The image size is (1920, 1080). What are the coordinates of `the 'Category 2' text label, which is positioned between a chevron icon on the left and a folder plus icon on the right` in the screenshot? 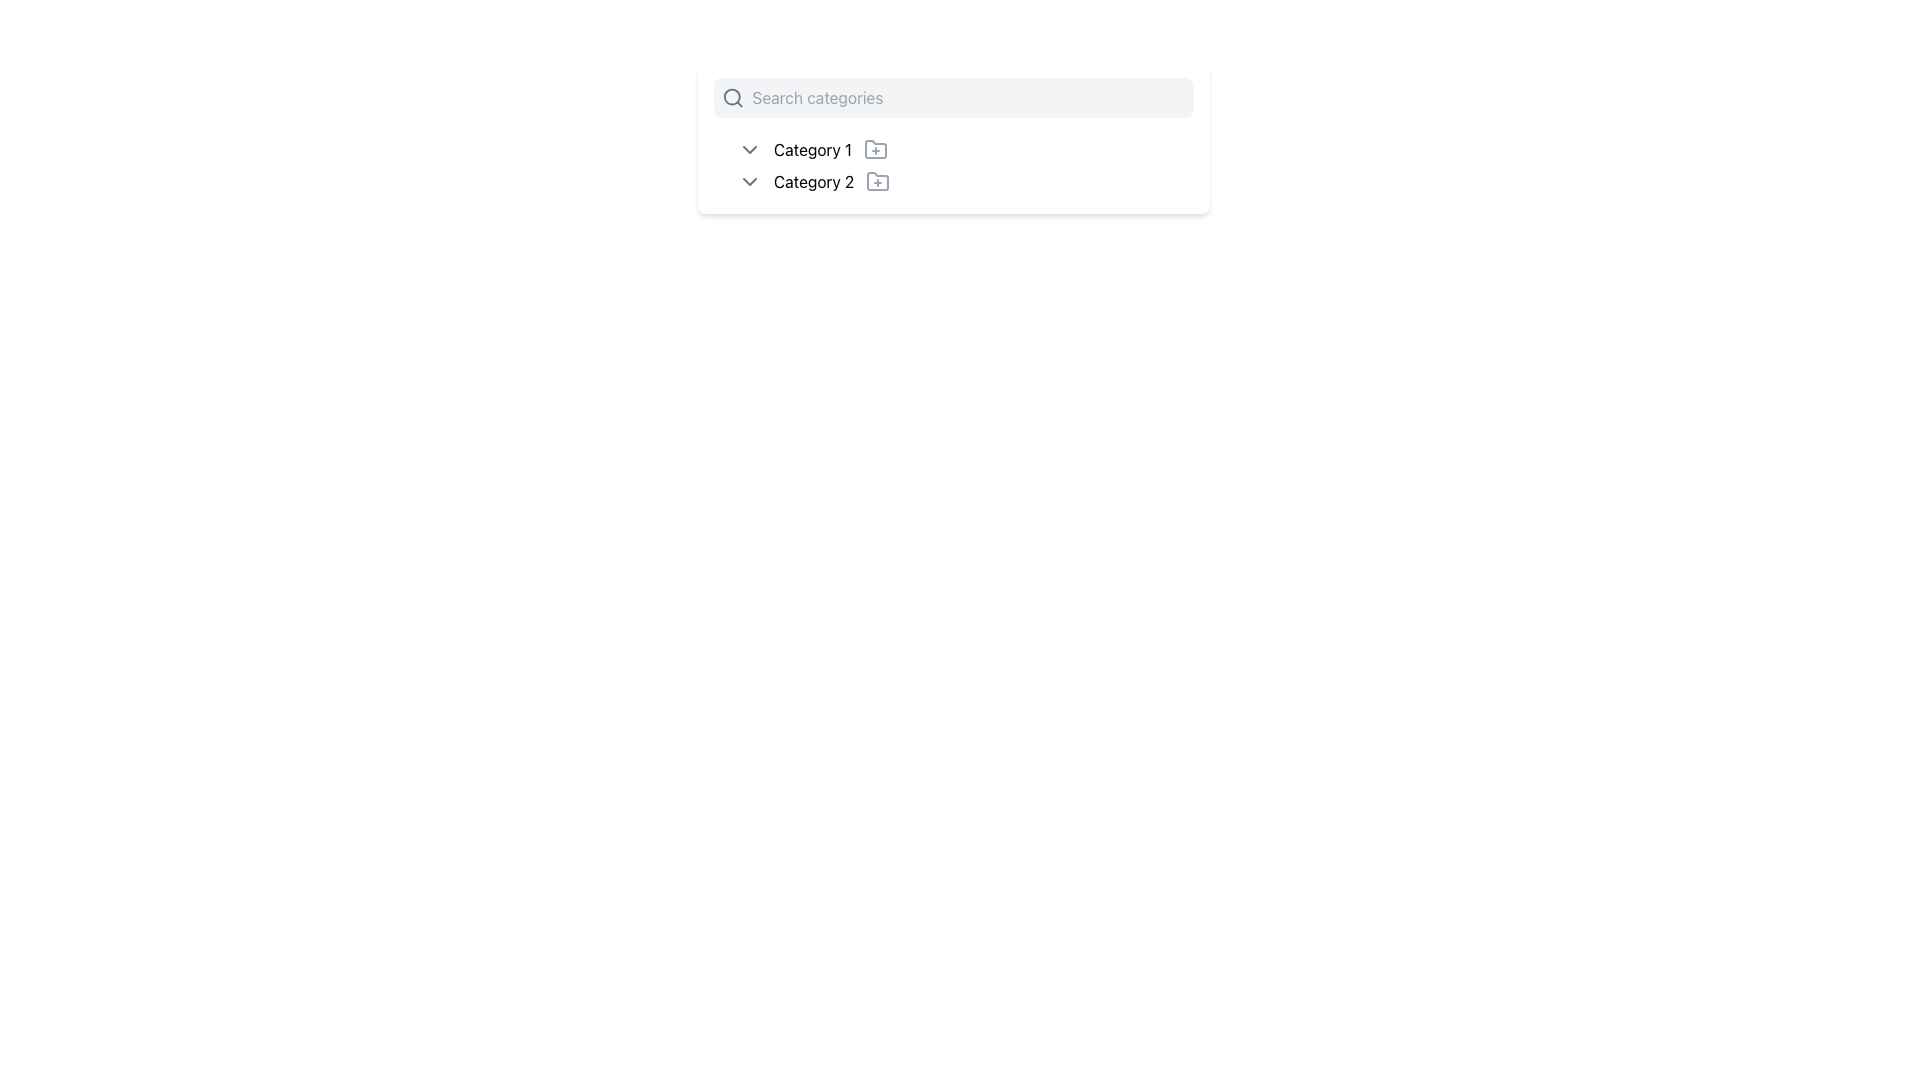 It's located at (814, 181).